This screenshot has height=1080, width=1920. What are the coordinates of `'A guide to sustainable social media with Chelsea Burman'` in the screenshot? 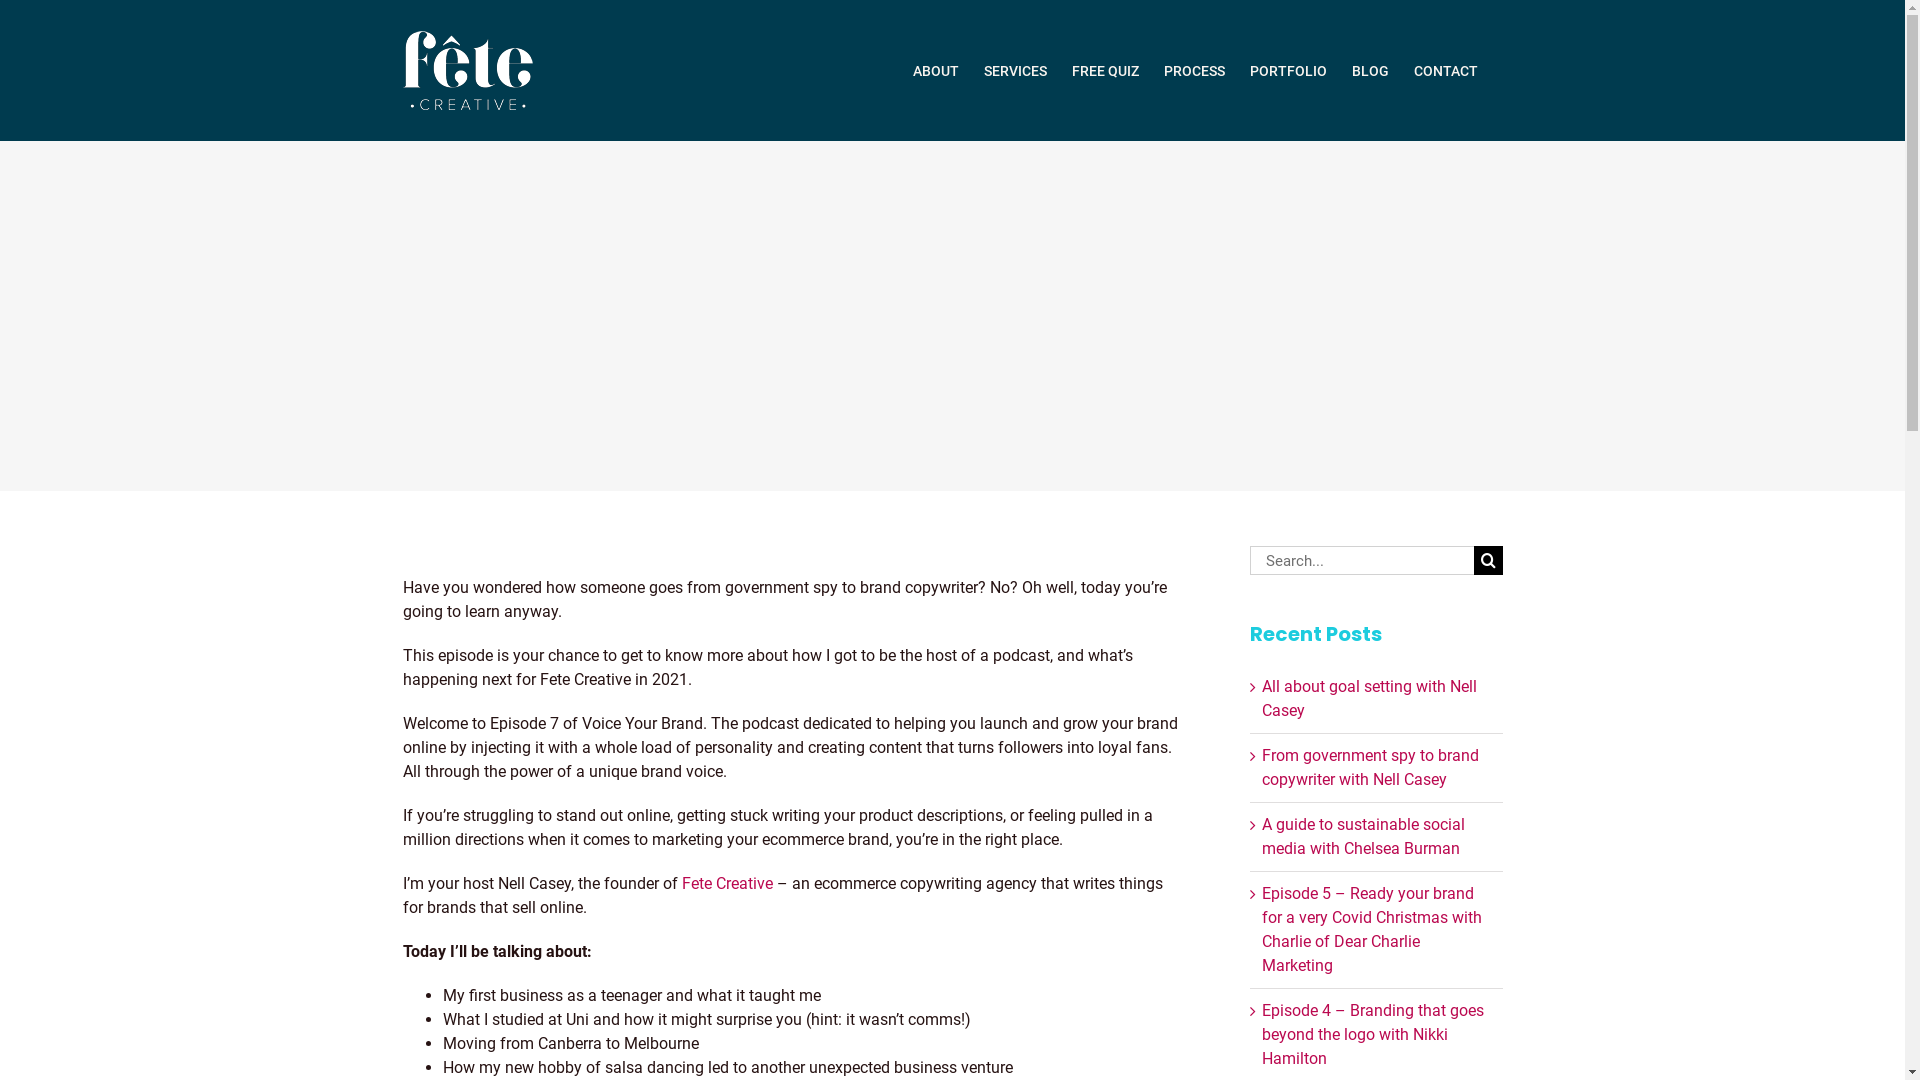 It's located at (1362, 836).